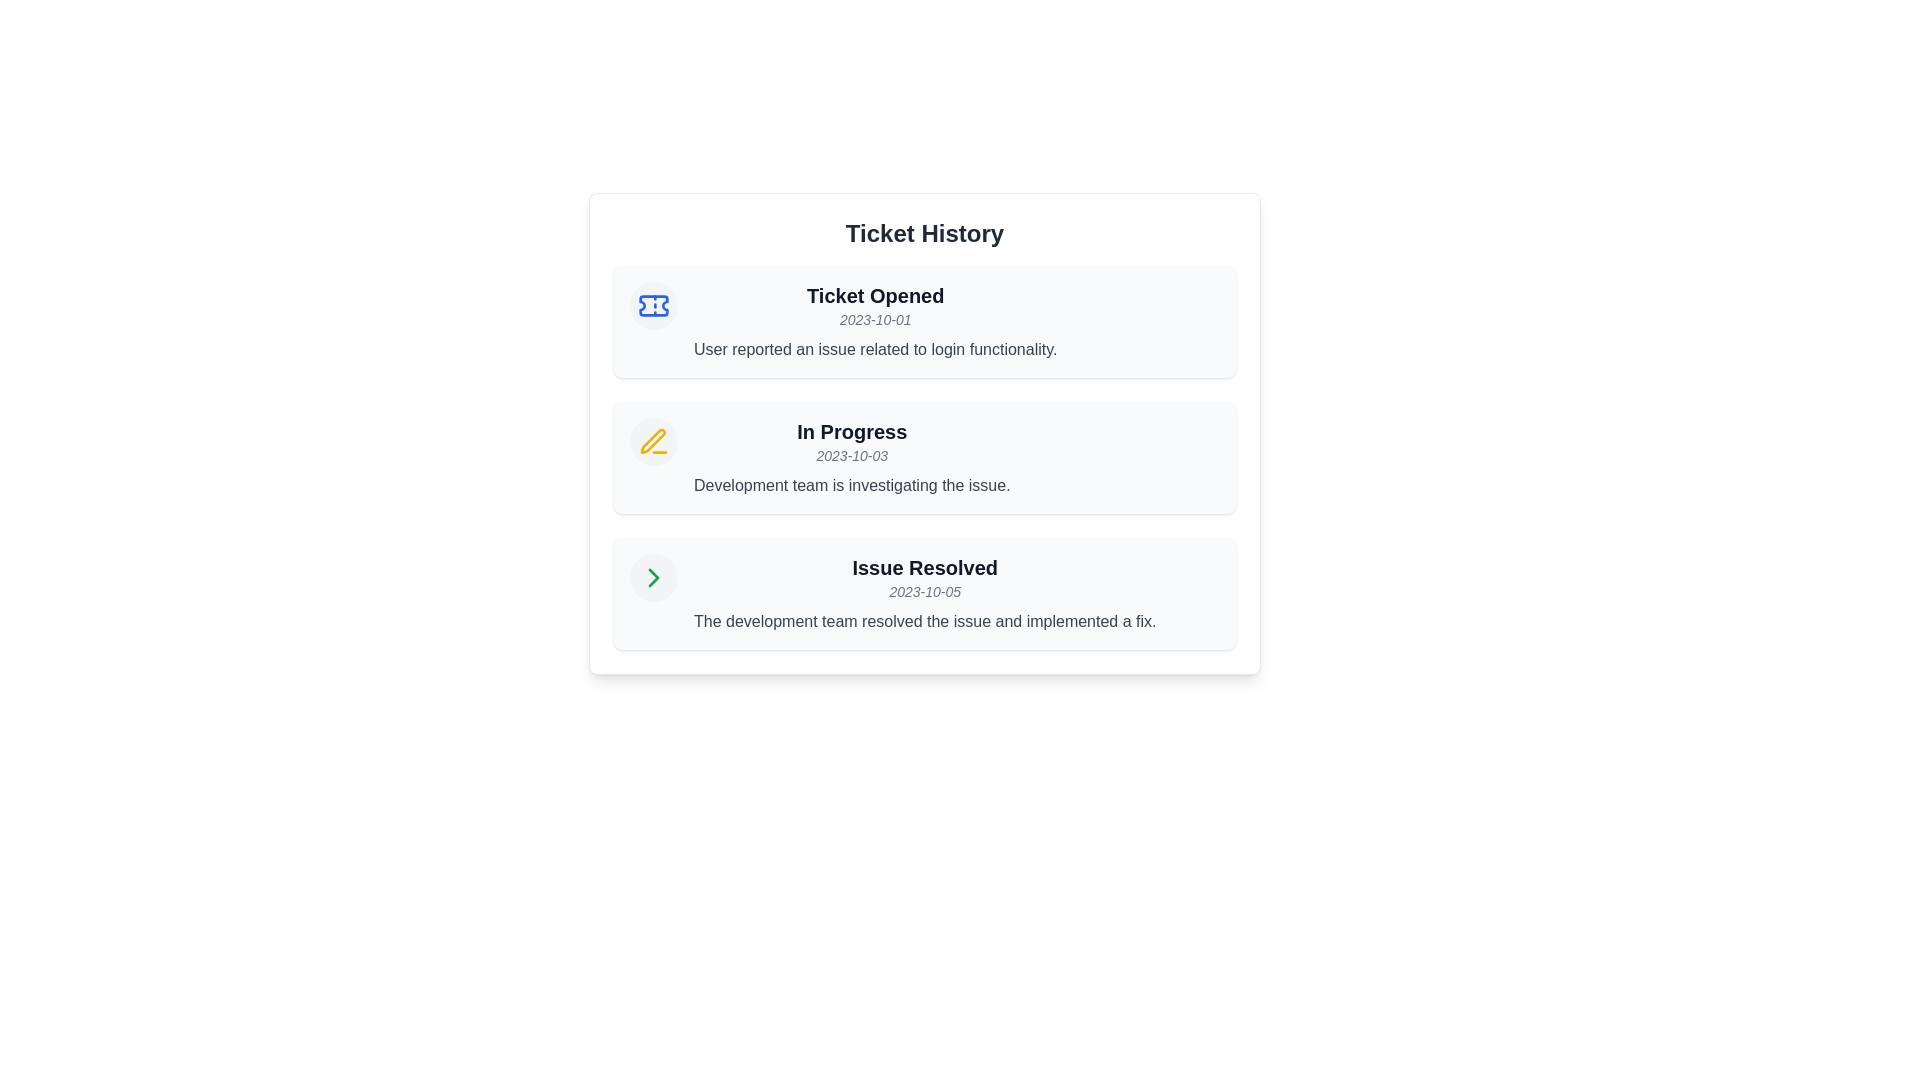  Describe the element at coordinates (653, 305) in the screenshot. I see `the small blue ticket icon enclosed within a light gray circular background, located at the top left of the 'Ticket Opened' card in the 'Ticket History' section` at that location.